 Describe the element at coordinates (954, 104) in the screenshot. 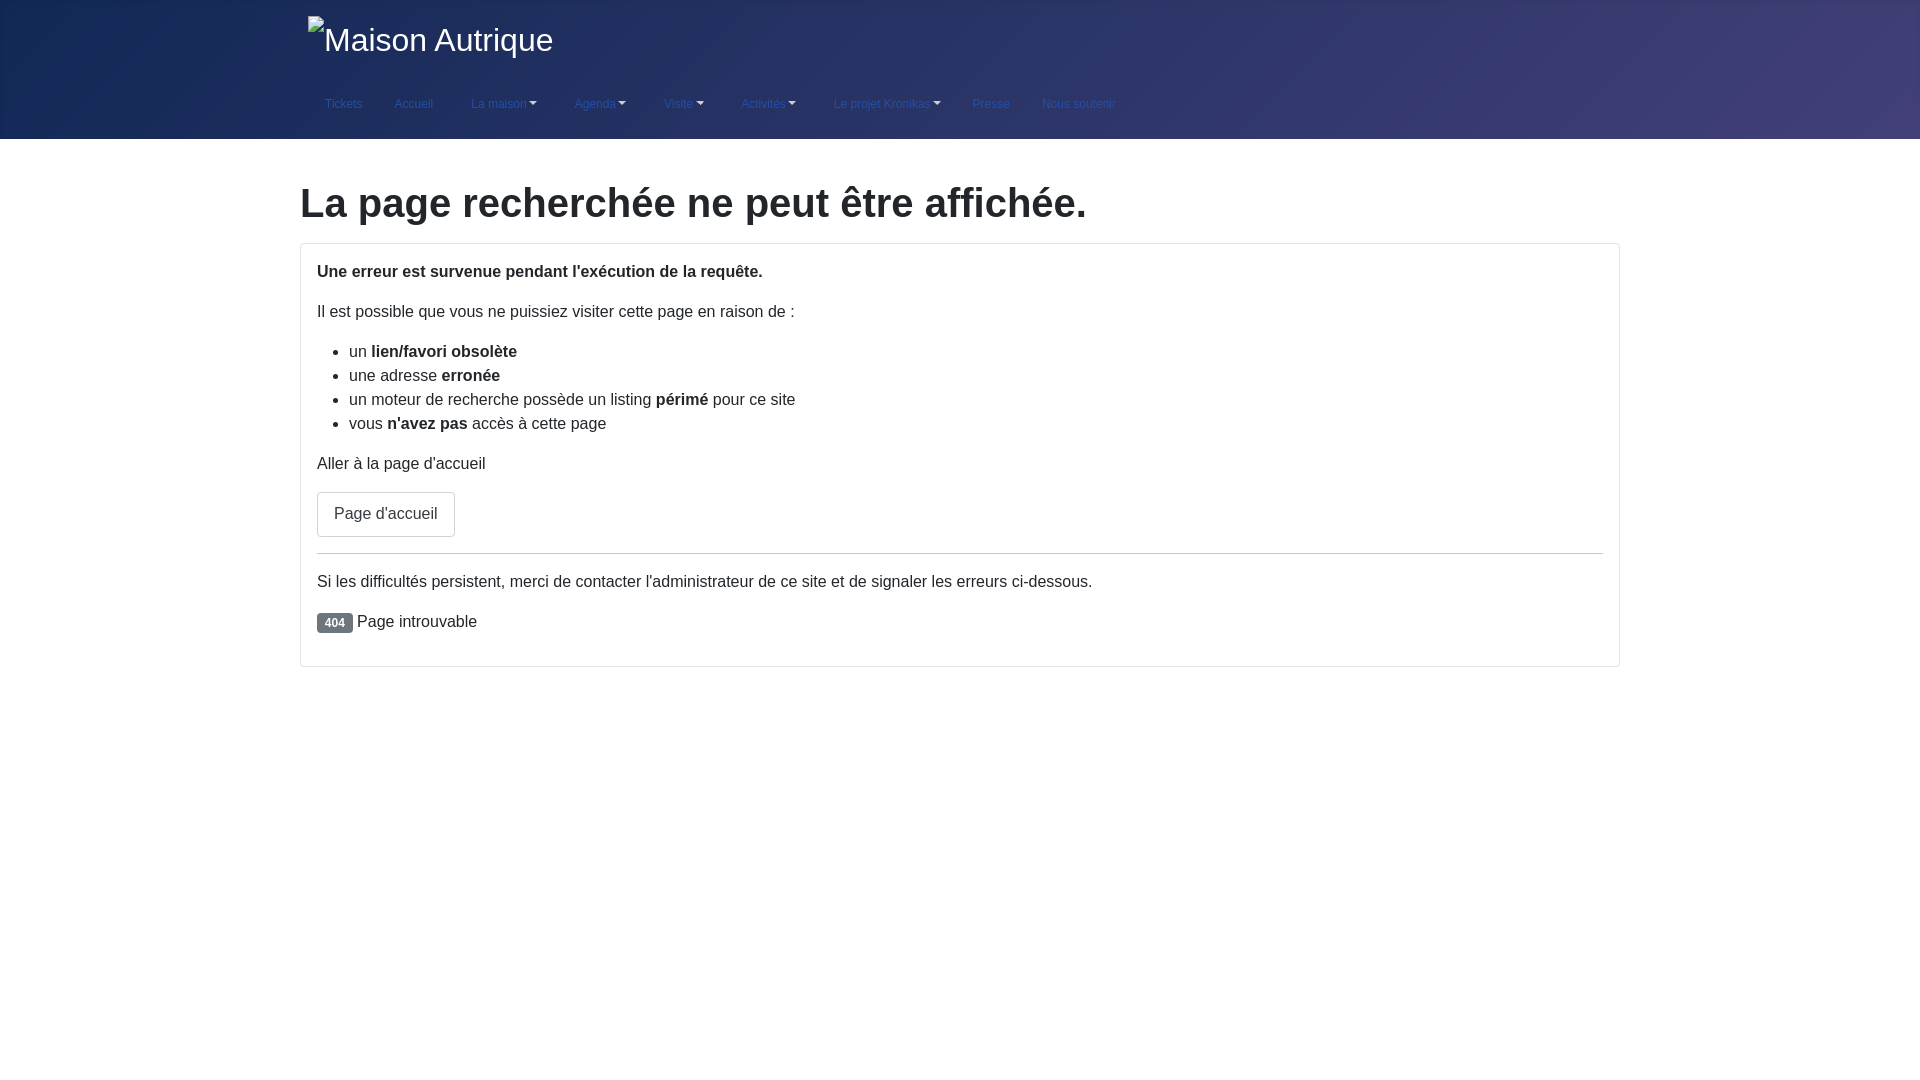

I see `'Presse'` at that location.